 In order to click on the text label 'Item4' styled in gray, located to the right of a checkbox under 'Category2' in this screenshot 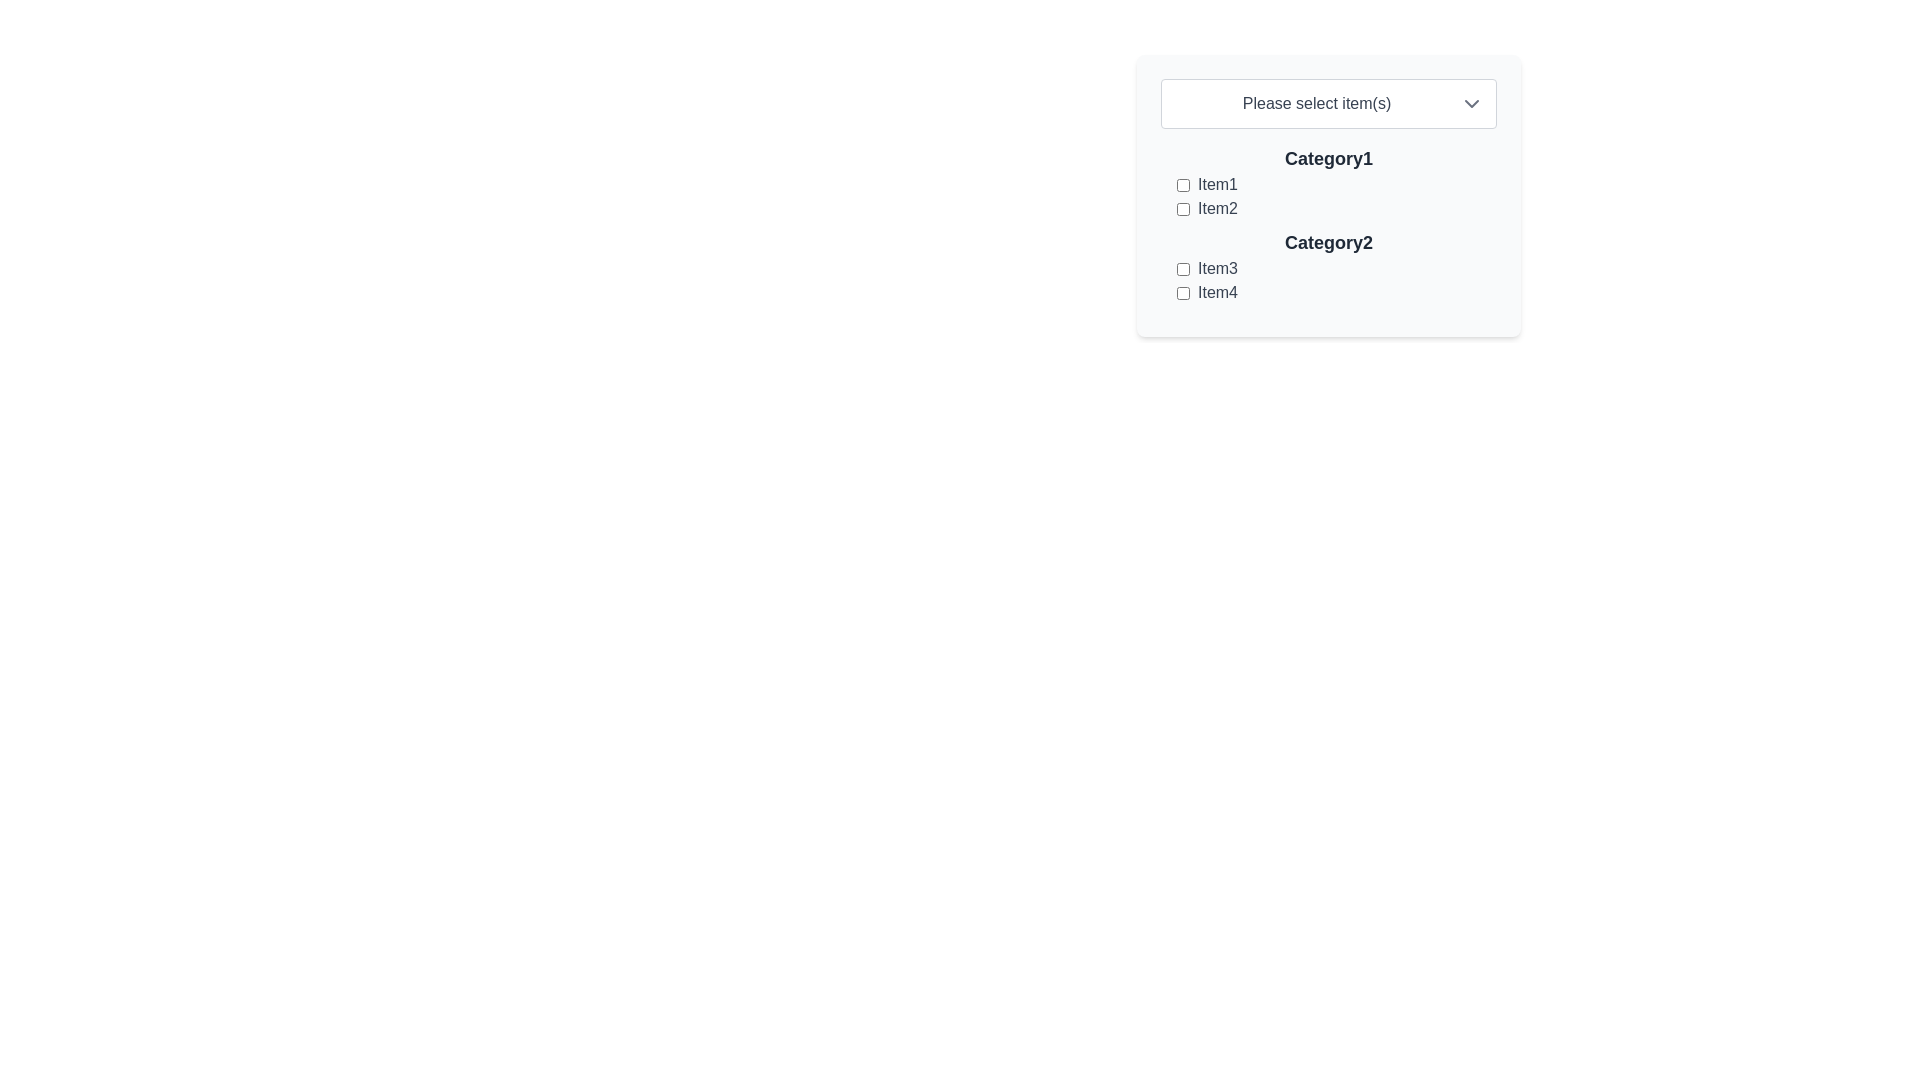, I will do `click(1217, 293)`.